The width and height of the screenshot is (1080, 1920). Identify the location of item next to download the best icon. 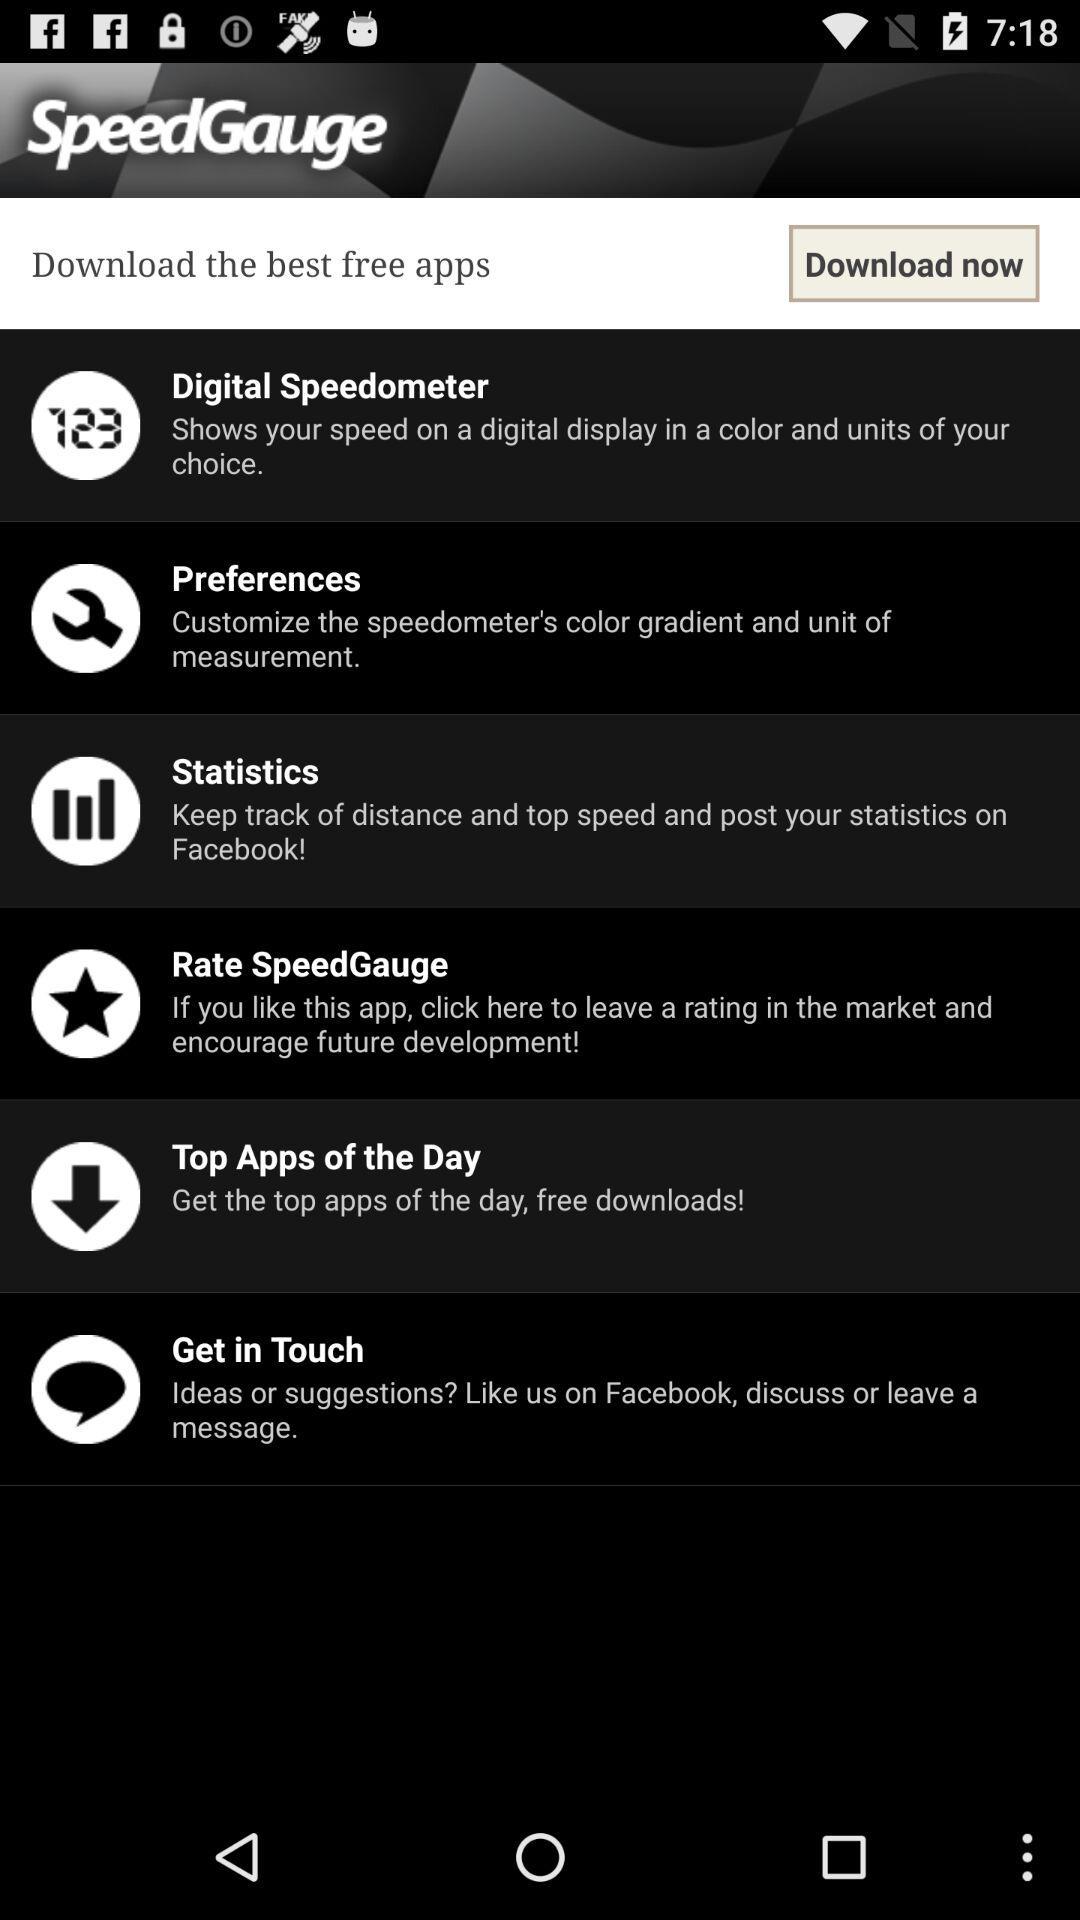
(914, 262).